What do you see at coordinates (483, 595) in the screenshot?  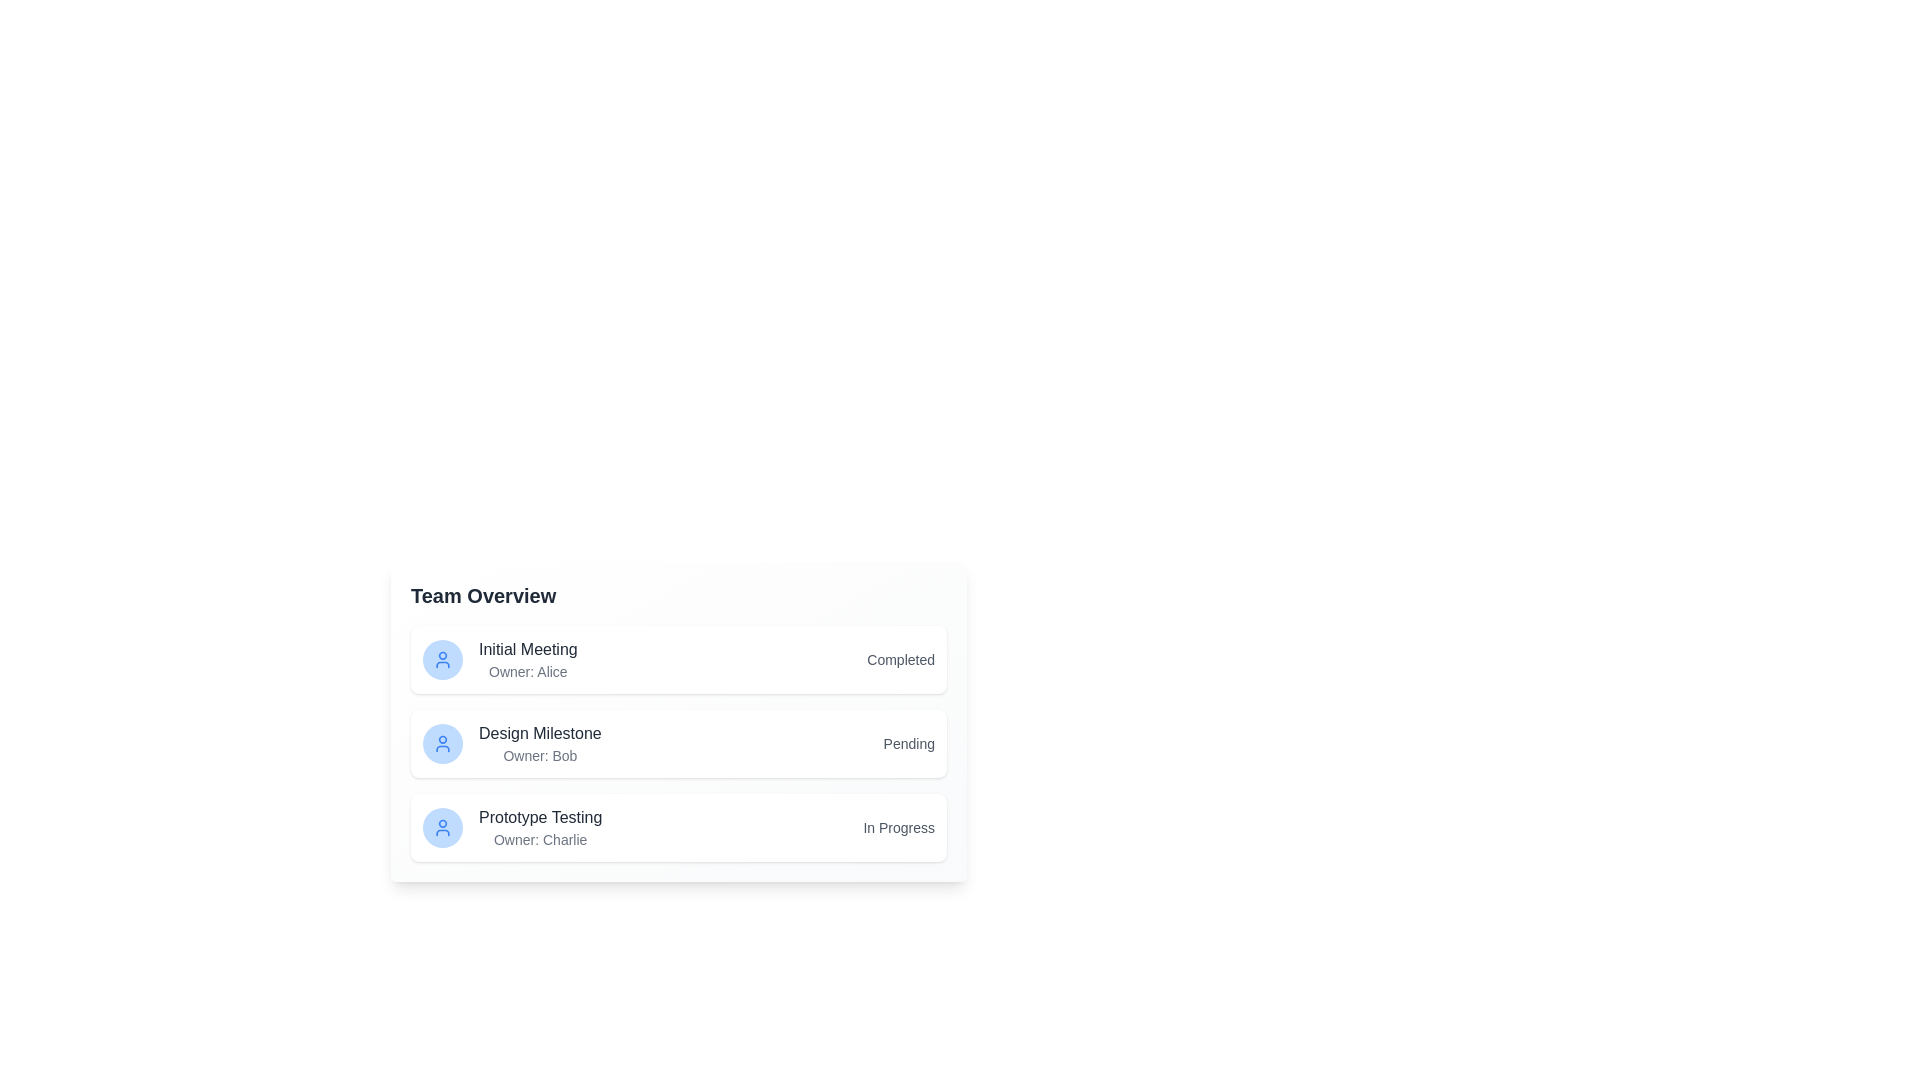 I see `the title text element located at the top-left corner of the card-like section, which serves as the heading for the meeting details` at bounding box center [483, 595].